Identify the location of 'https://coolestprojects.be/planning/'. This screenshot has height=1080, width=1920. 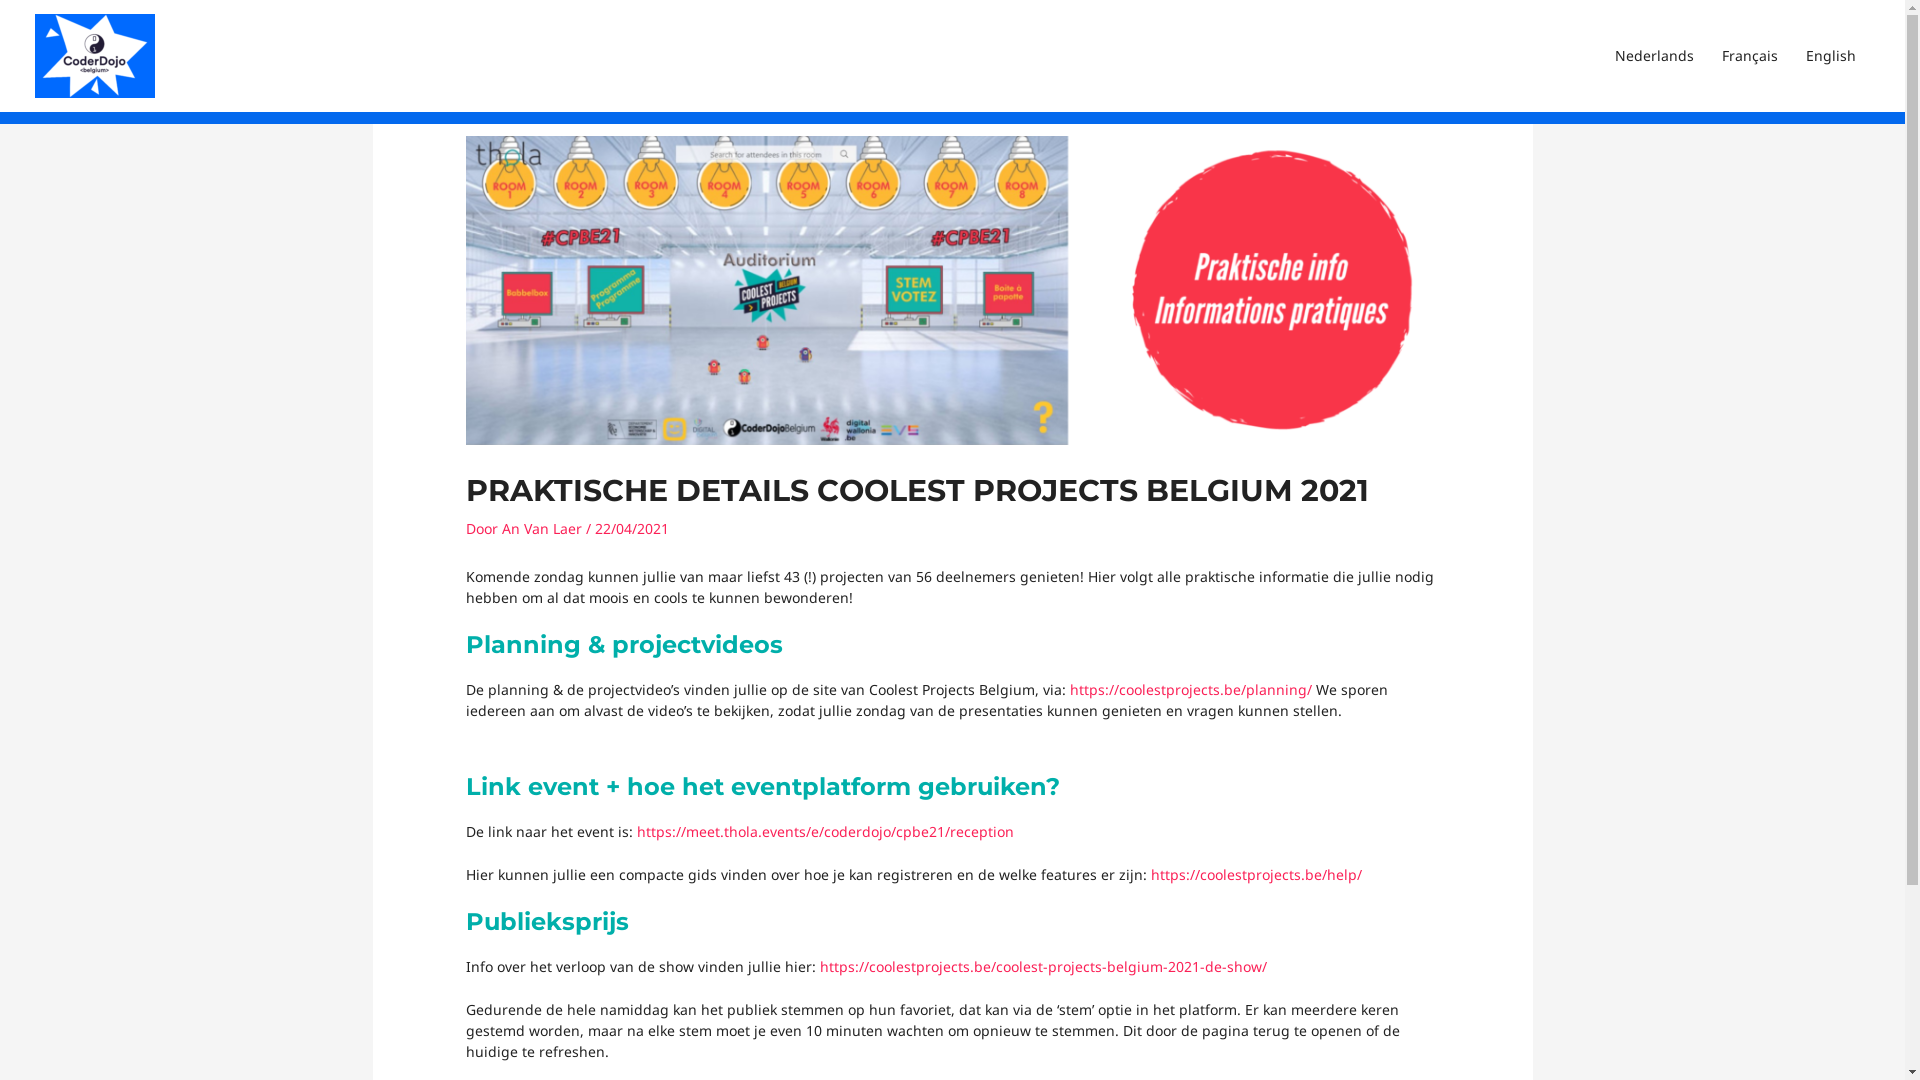
(1069, 688).